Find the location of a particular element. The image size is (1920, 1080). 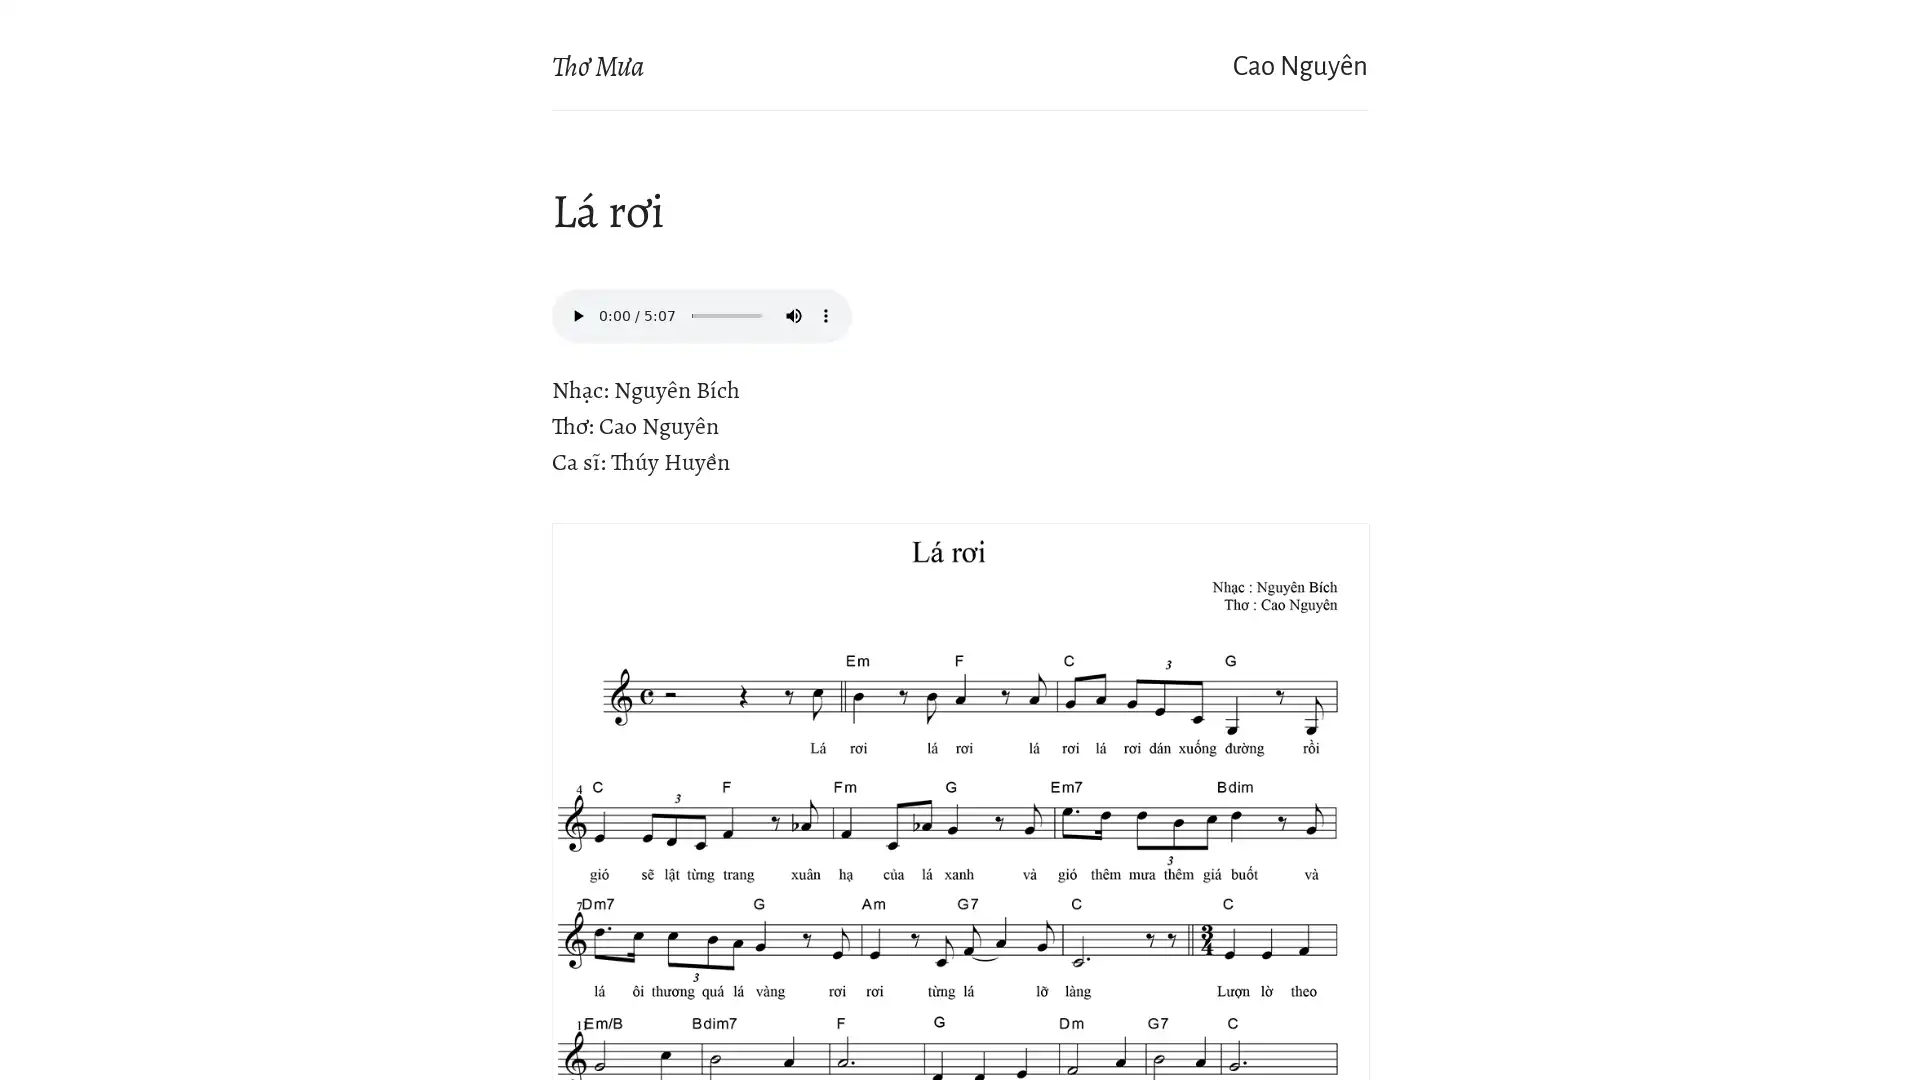

play is located at coordinates (576, 315).